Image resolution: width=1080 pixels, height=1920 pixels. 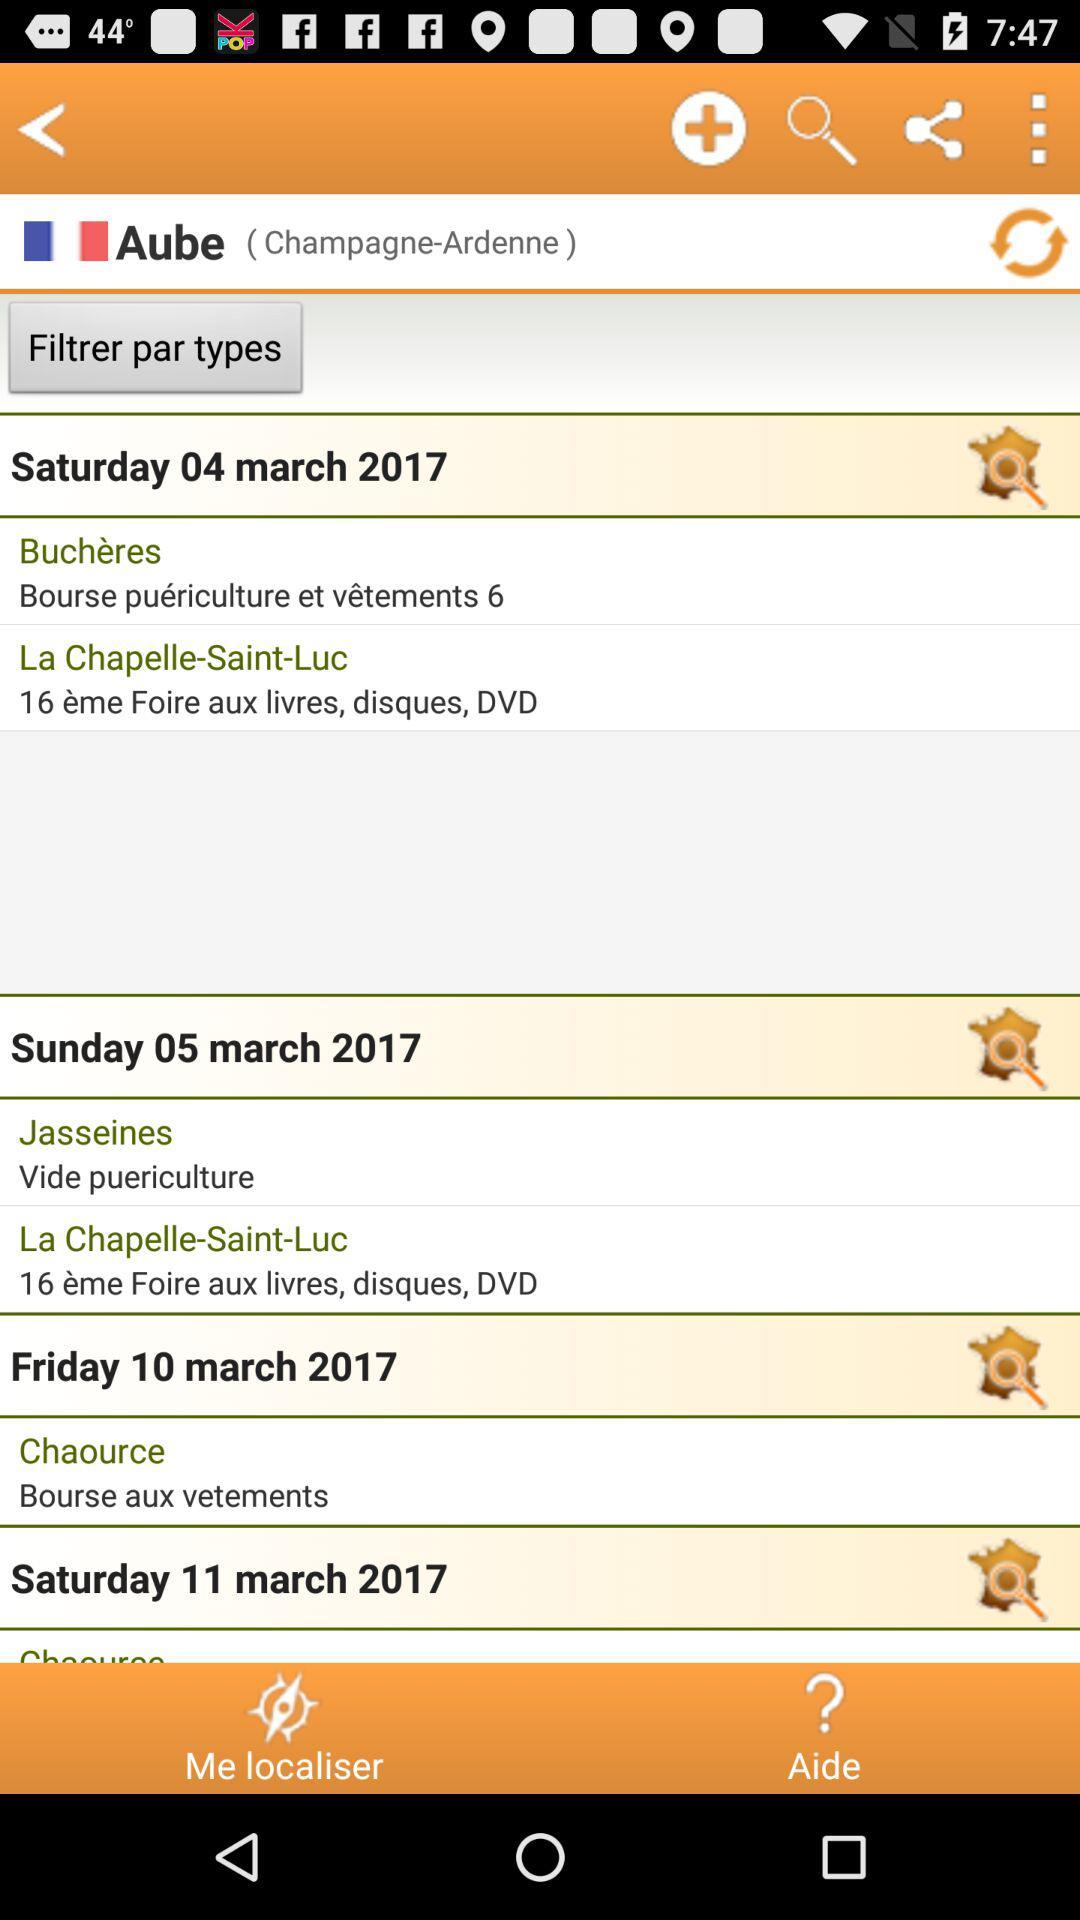 What do you see at coordinates (283, 1705) in the screenshot?
I see `the item next to chaource icon` at bounding box center [283, 1705].